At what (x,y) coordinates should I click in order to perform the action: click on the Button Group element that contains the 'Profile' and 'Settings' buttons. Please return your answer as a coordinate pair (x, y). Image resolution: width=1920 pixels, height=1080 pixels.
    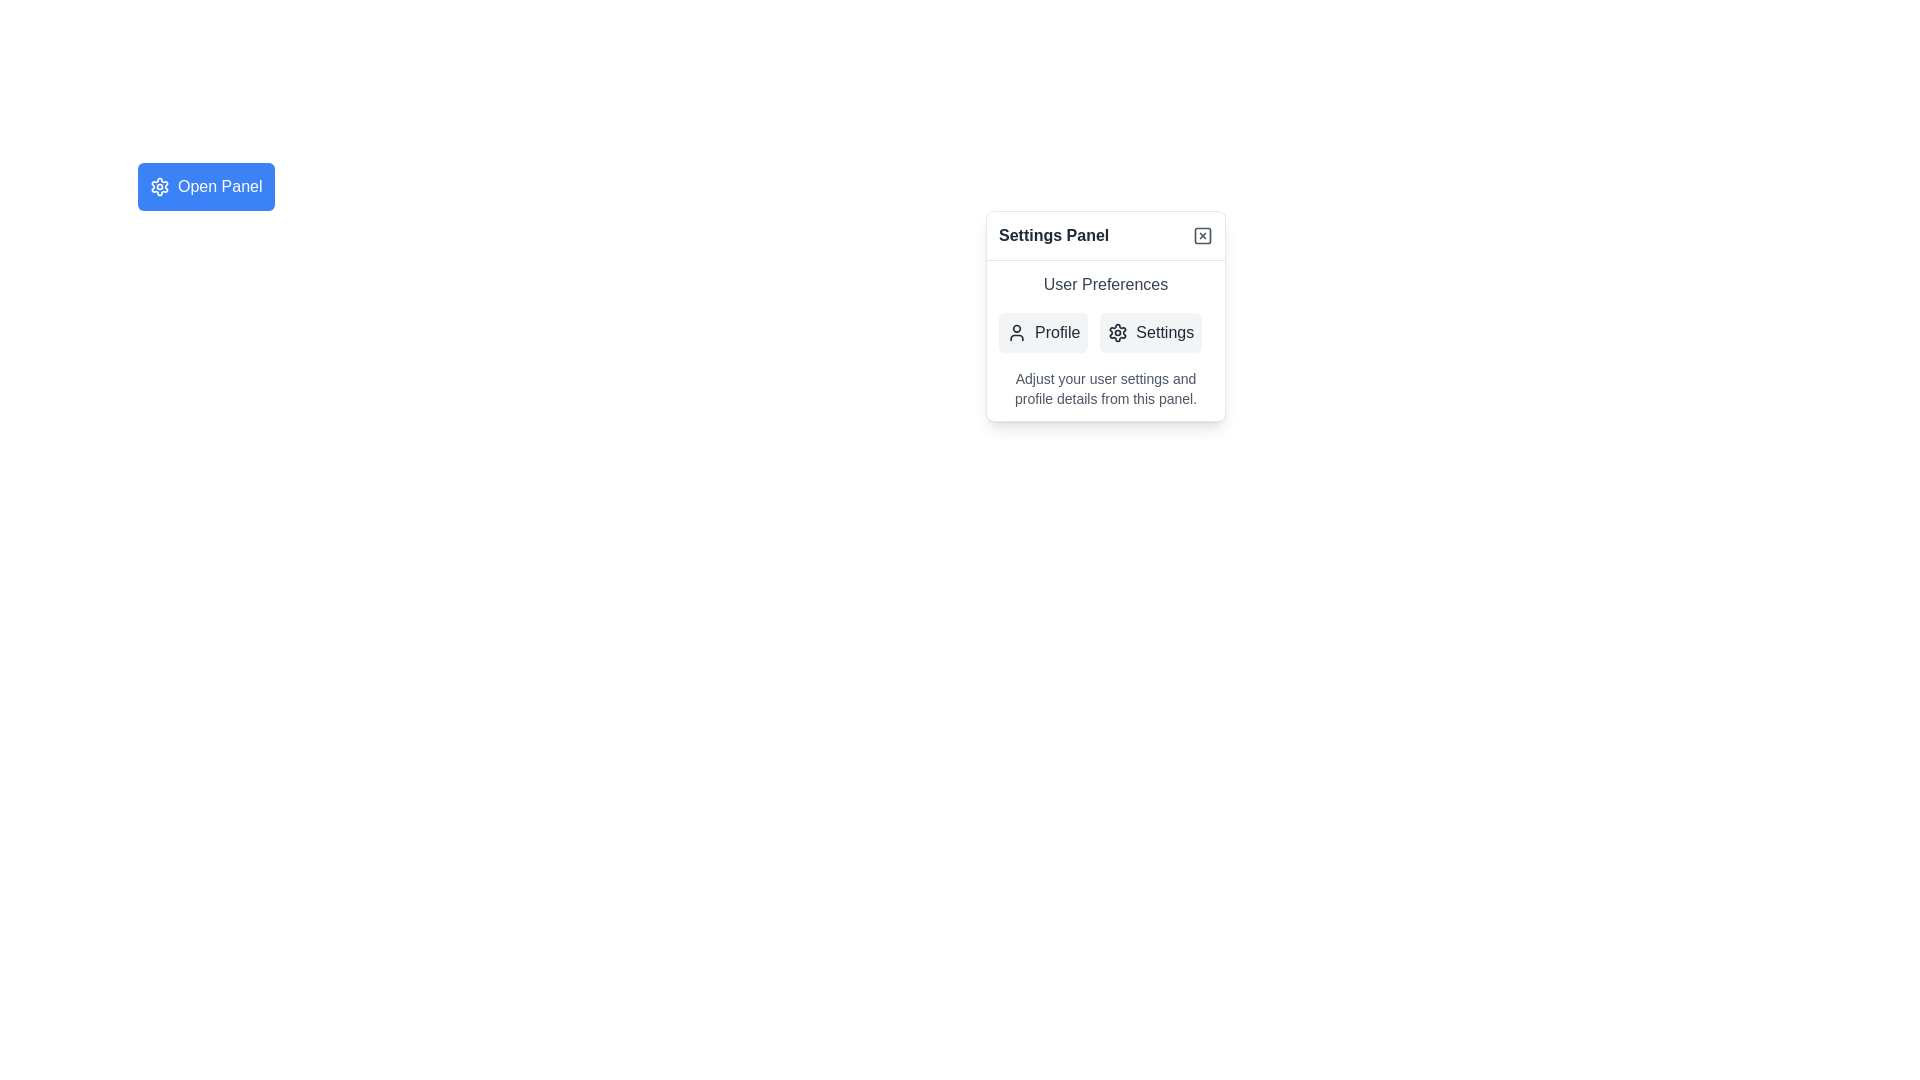
    Looking at the image, I should click on (1104, 331).